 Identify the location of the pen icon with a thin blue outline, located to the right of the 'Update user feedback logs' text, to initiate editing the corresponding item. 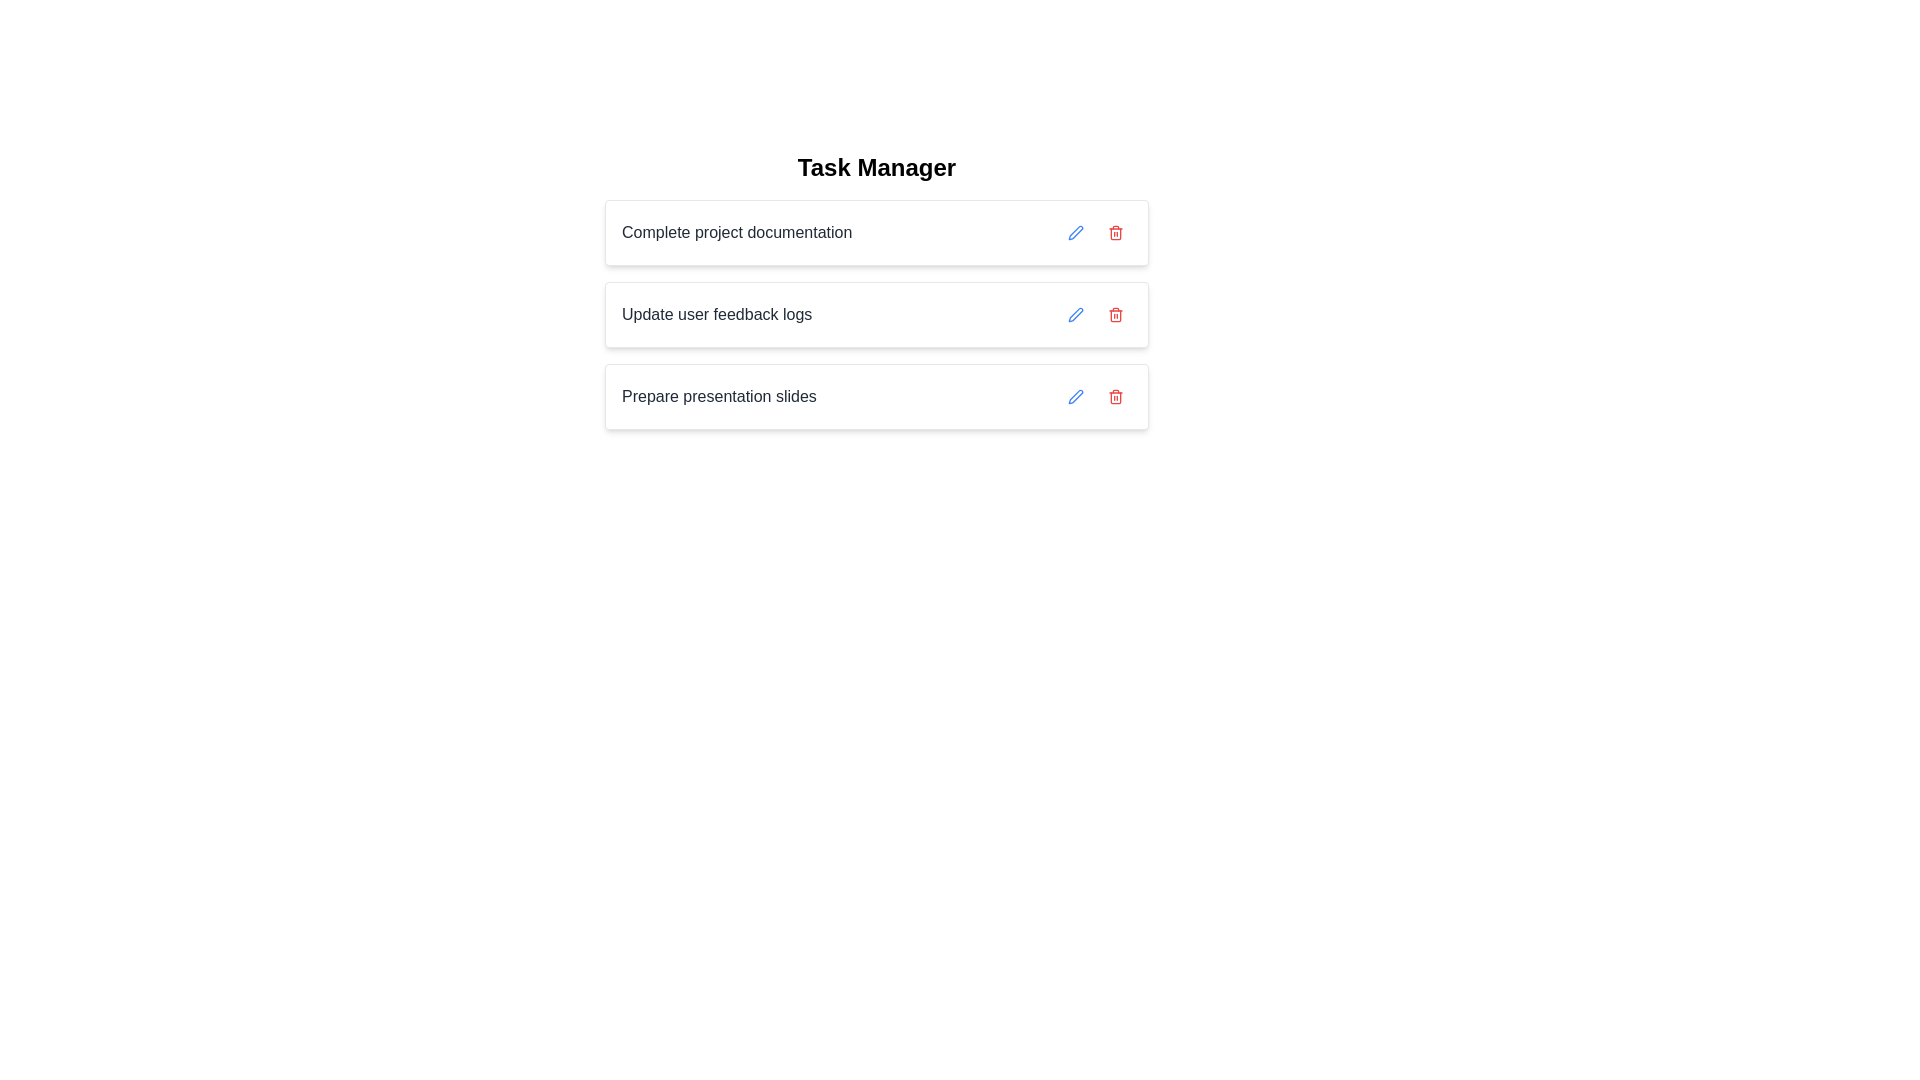
(1074, 231).